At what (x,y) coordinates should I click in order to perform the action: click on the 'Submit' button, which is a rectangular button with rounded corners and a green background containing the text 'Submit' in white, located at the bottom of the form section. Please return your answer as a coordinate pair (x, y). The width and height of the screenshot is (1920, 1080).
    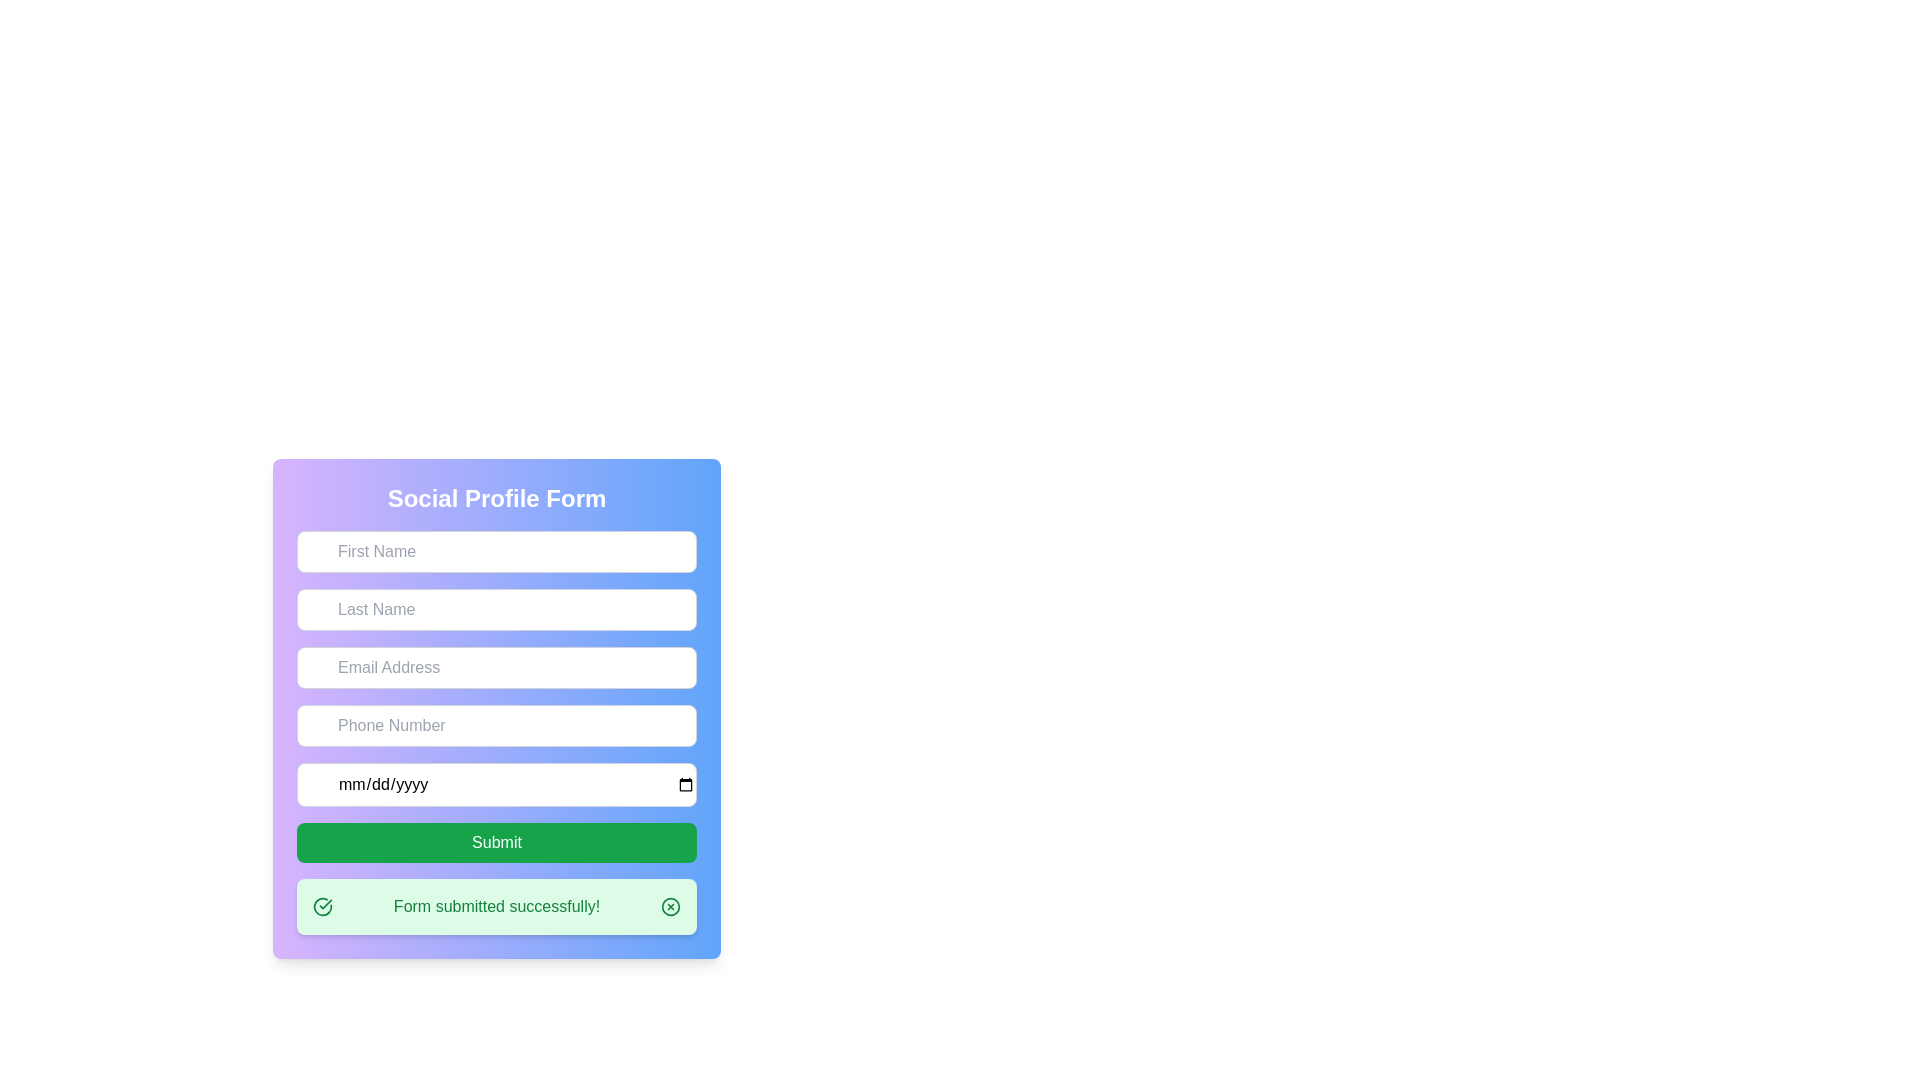
    Looking at the image, I should click on (497, 843).